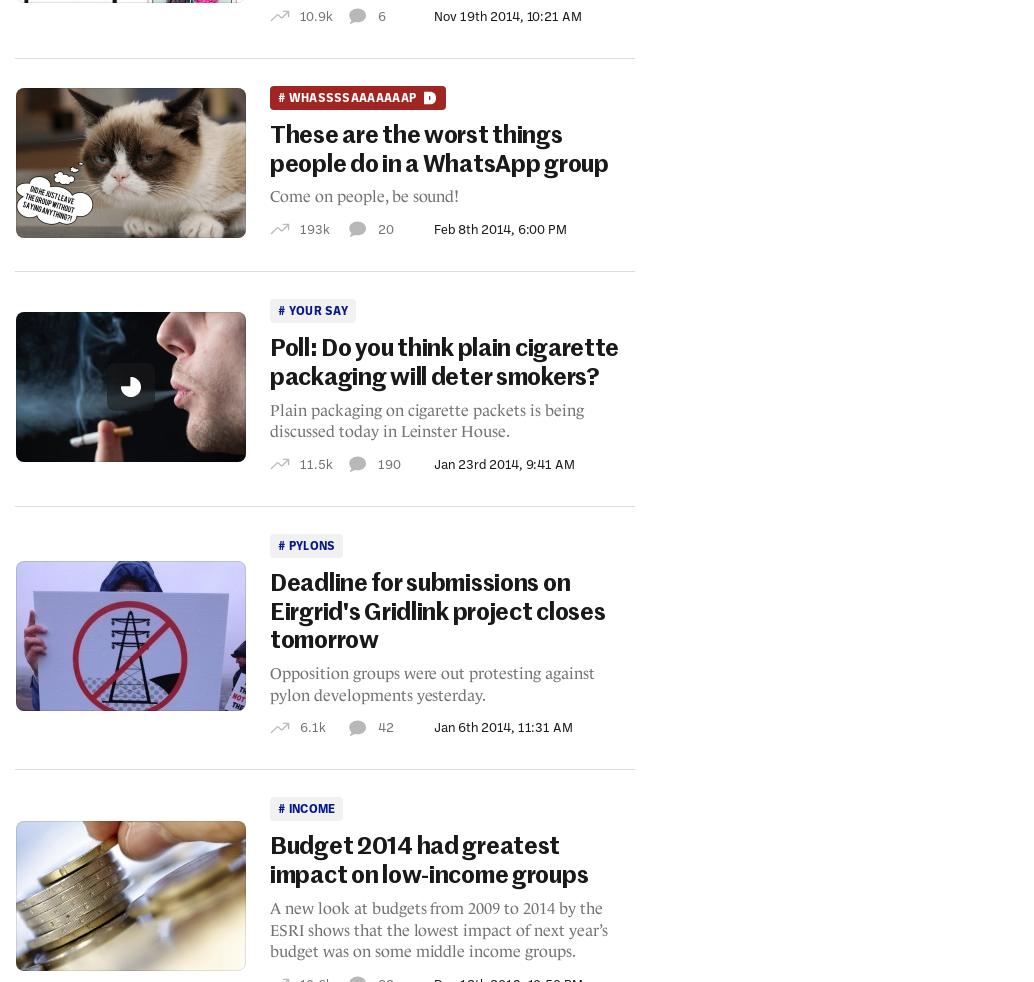 This screenshot has width=1034, height=982. Describe the element at coordinates (311, 725) in the screenshot. I see `'6.1k'` at that location.